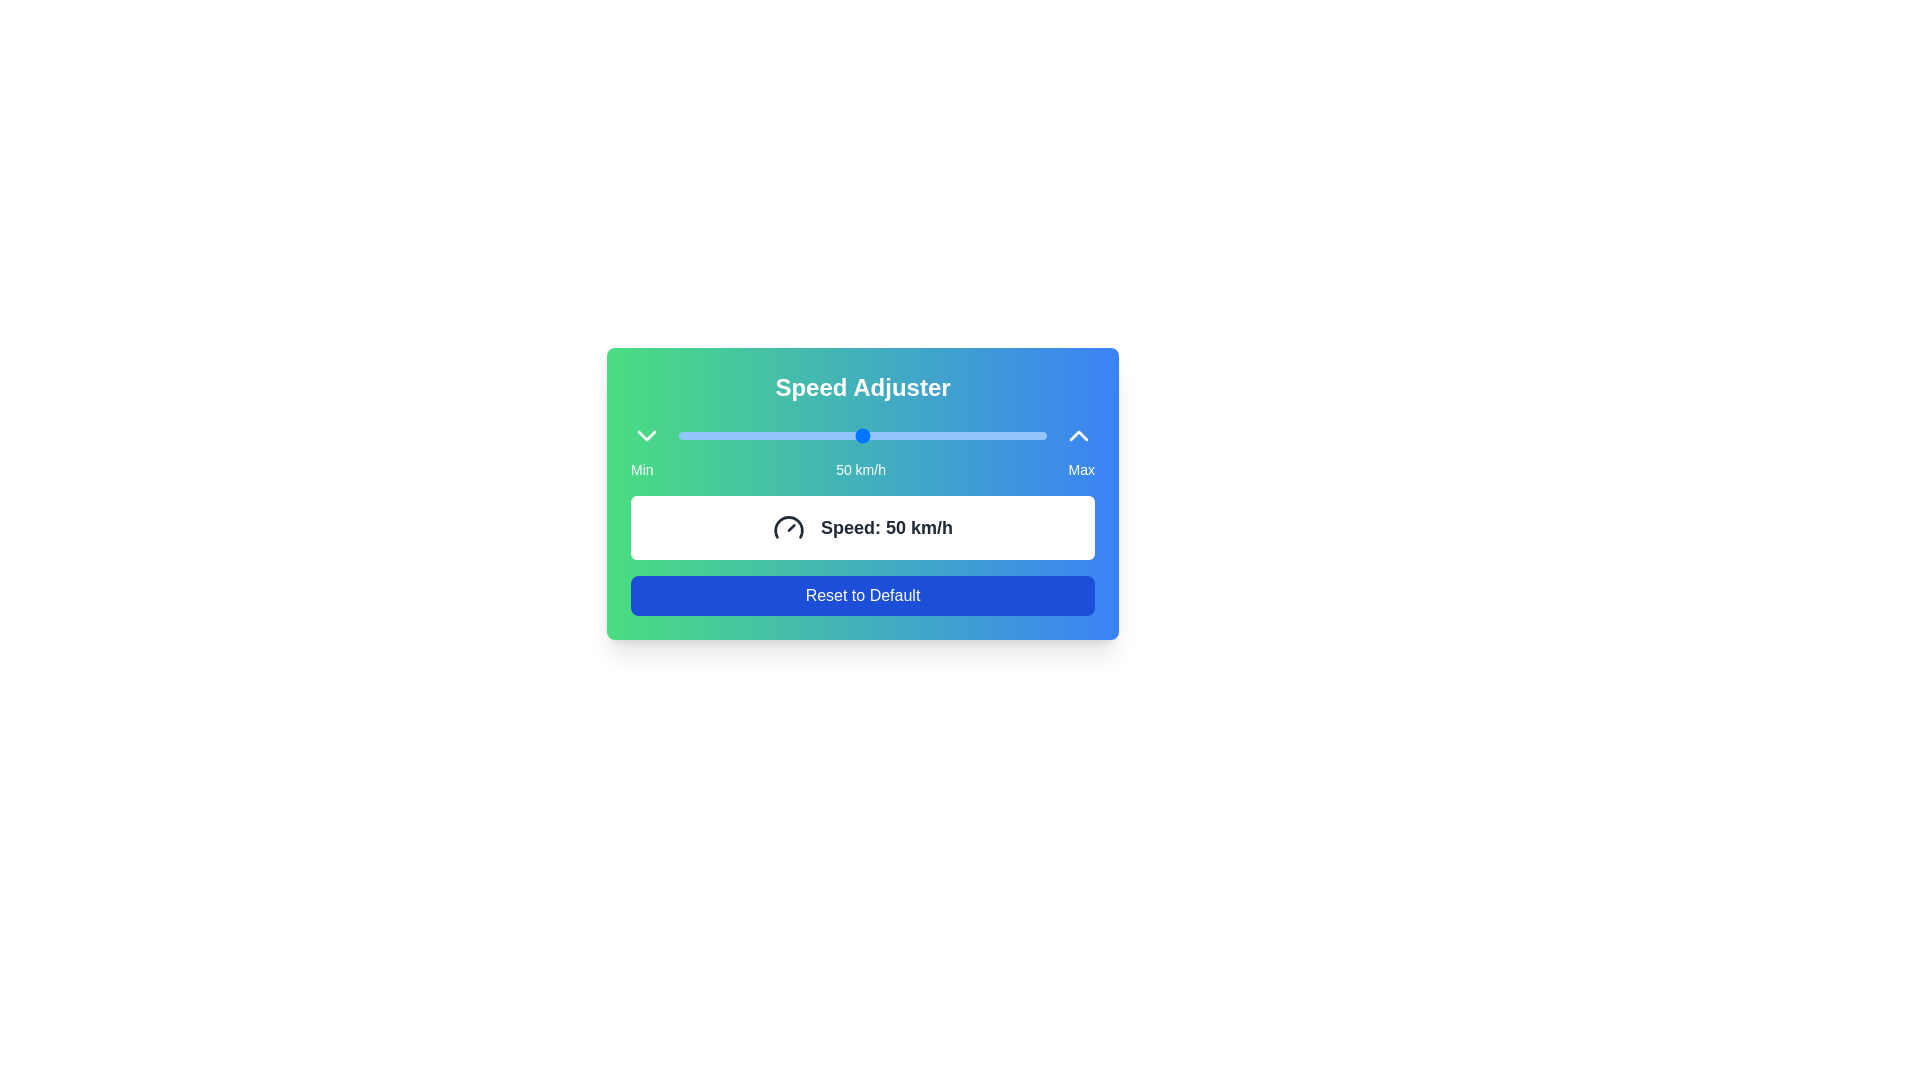 This screenshot has height=1080, width=1920. I want to click on the slider position, so click(682, 434).